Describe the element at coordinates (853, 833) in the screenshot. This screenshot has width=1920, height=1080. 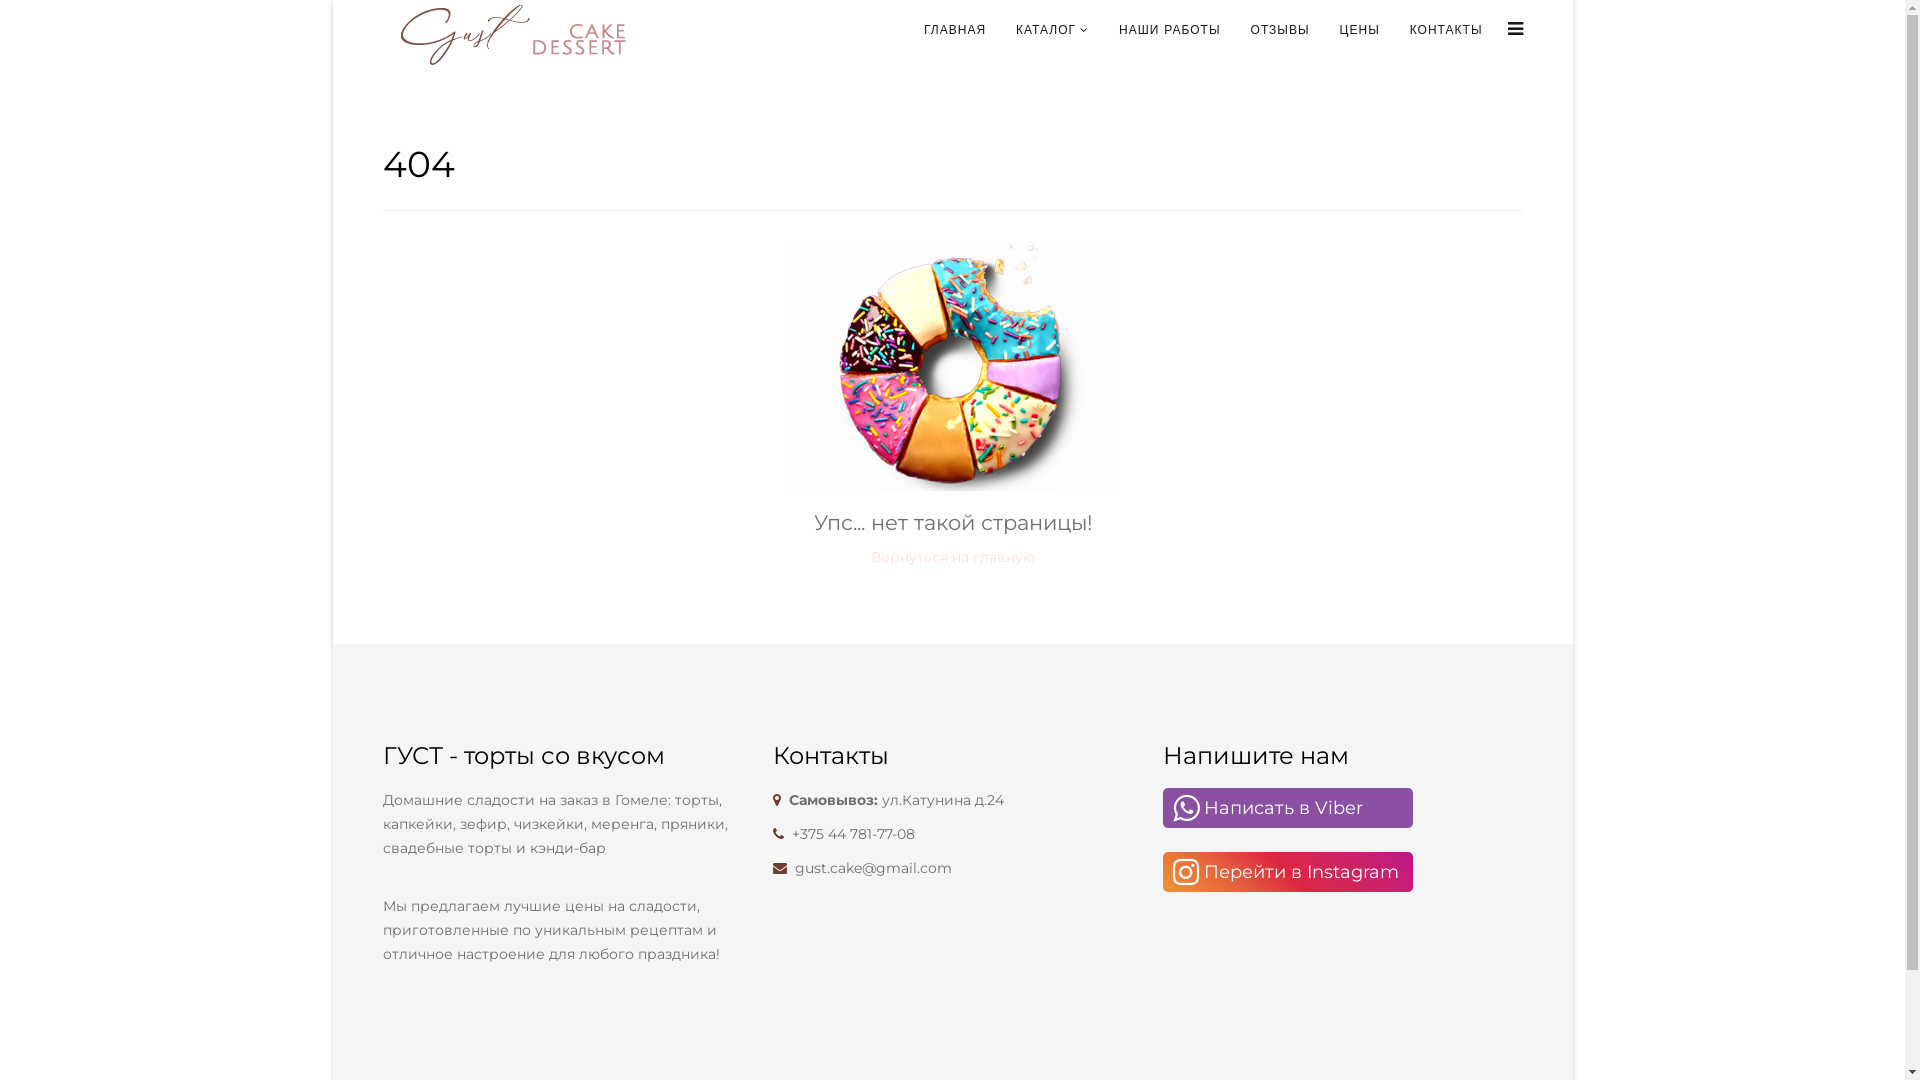
I see `'+375 44 781-77-08'` at that location.